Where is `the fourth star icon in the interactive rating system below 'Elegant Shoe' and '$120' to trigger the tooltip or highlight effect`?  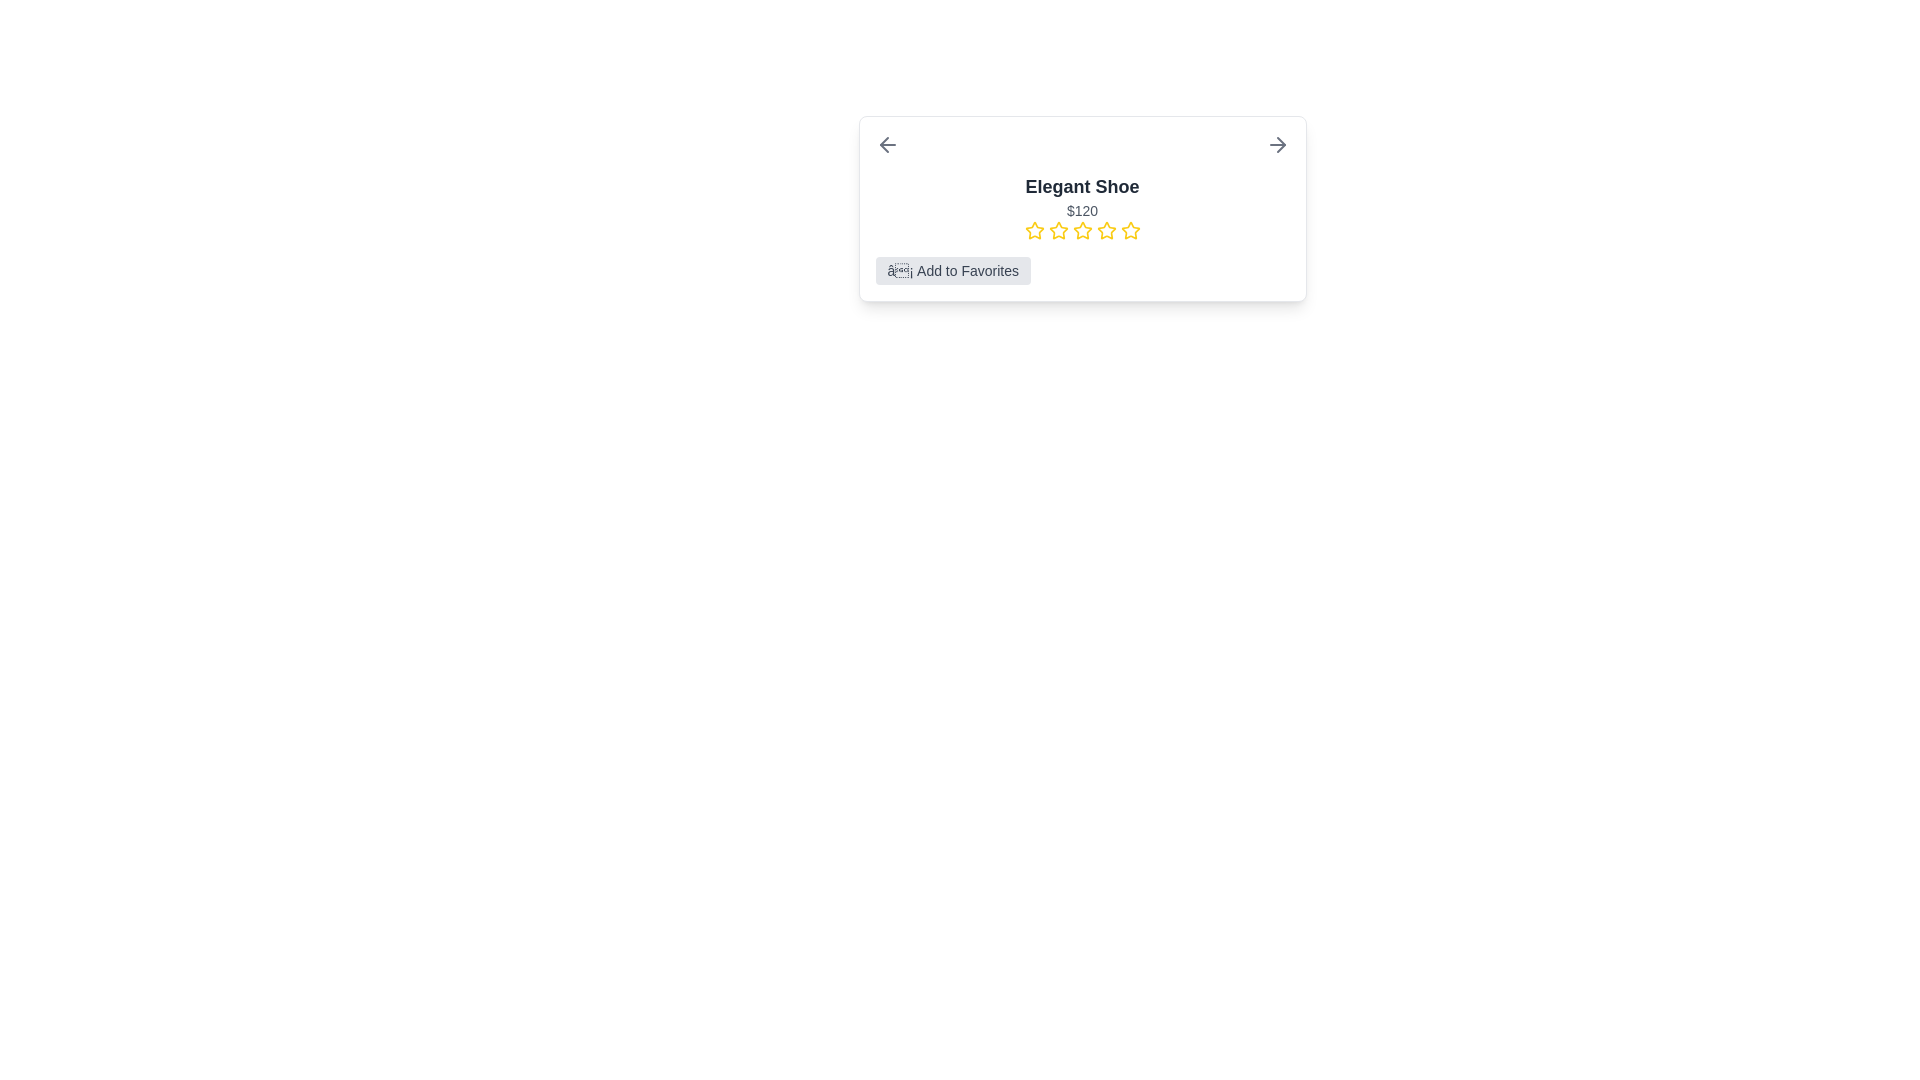 the fourth star icon in the interactive rating system below 'Elegant Shoe' and '$120' to trigger the tooltip or highlight effect is located at coordinates (1081, 230).